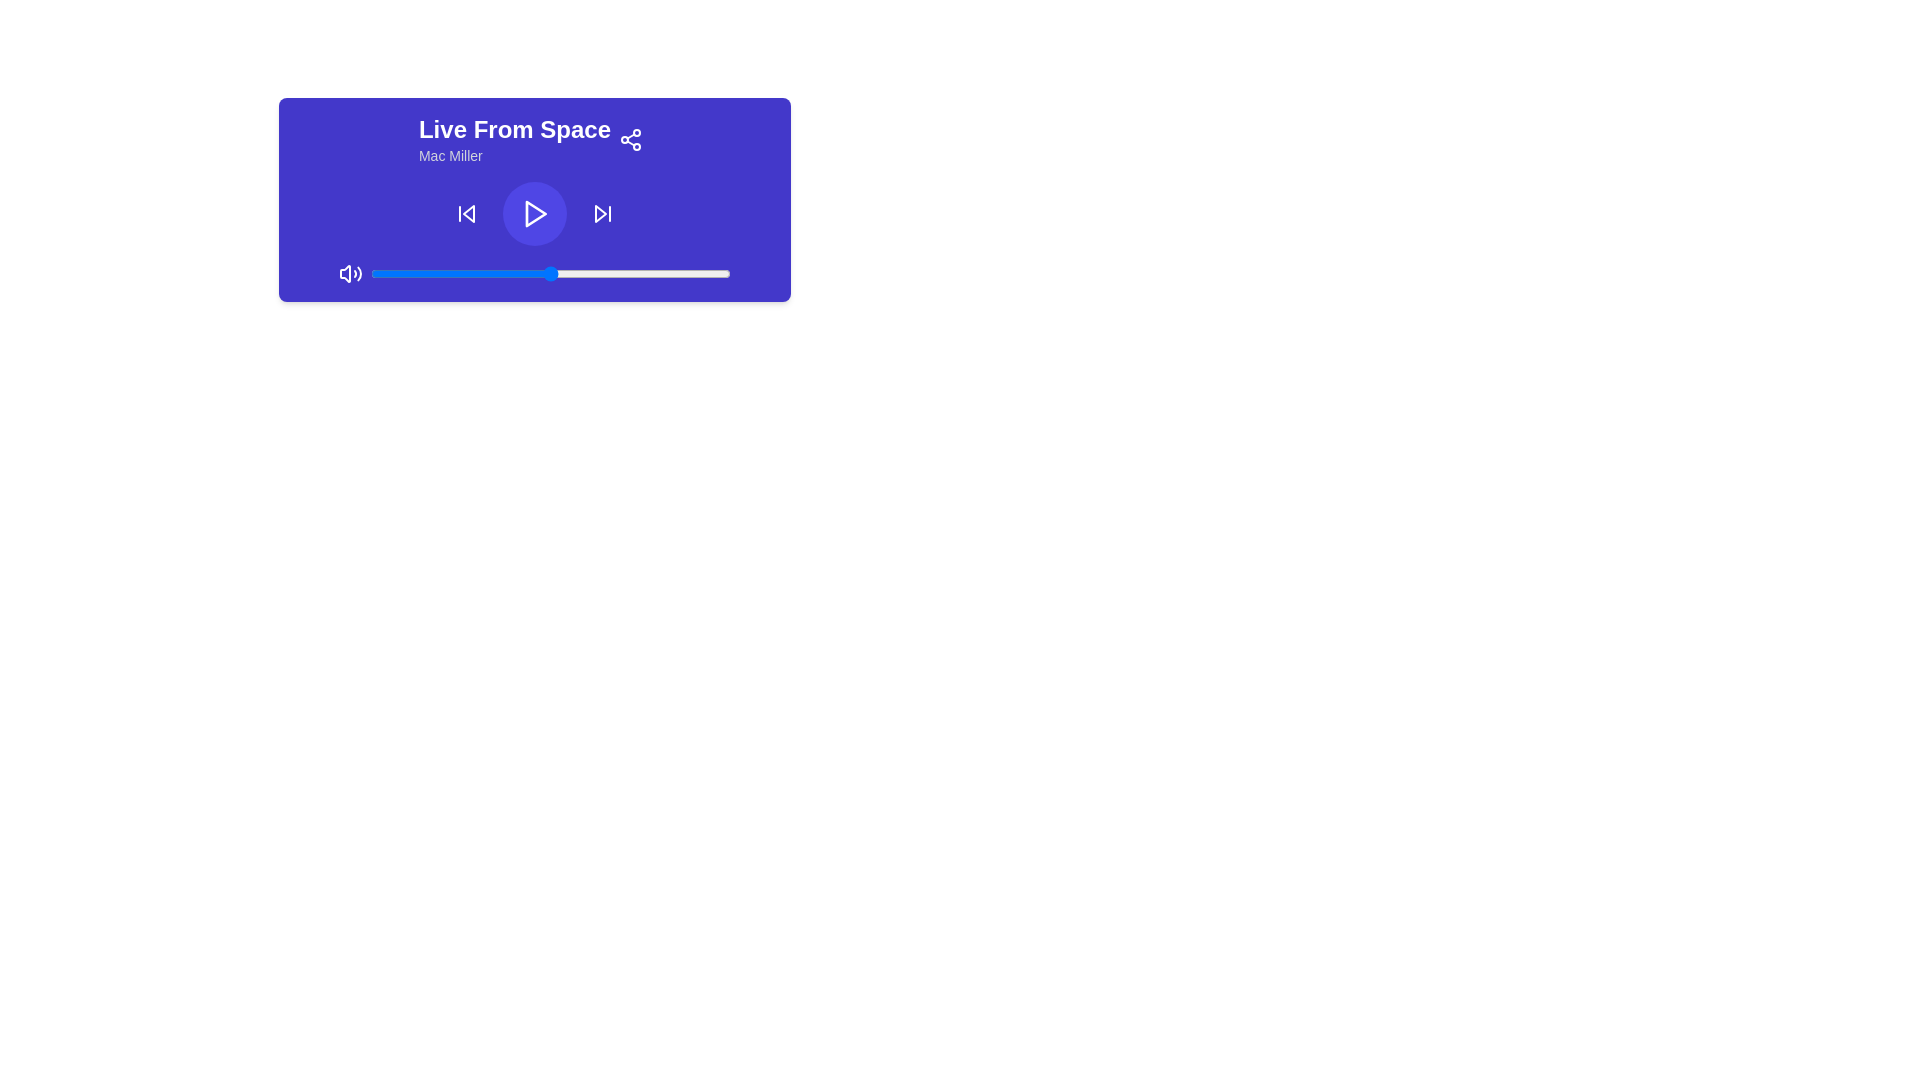 This screenshot has height=1080, width=1920. Describe the element at coordinates (629, 138) in the screenshot. I see `the share icon located in the top-right corner of the music player interface to initiate a share action` at that location.